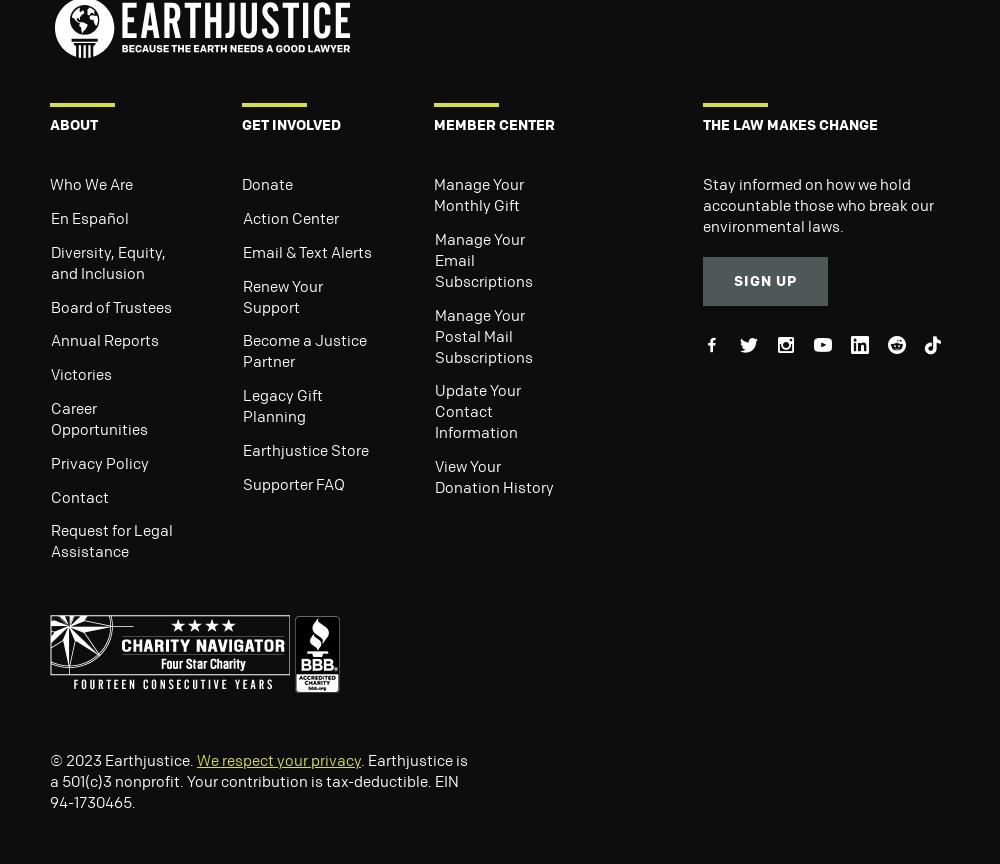  What do you see at coordinates (110, 306) in the screenshot?
I see `'Board of Trustees'` at bounding box center [110, 306].